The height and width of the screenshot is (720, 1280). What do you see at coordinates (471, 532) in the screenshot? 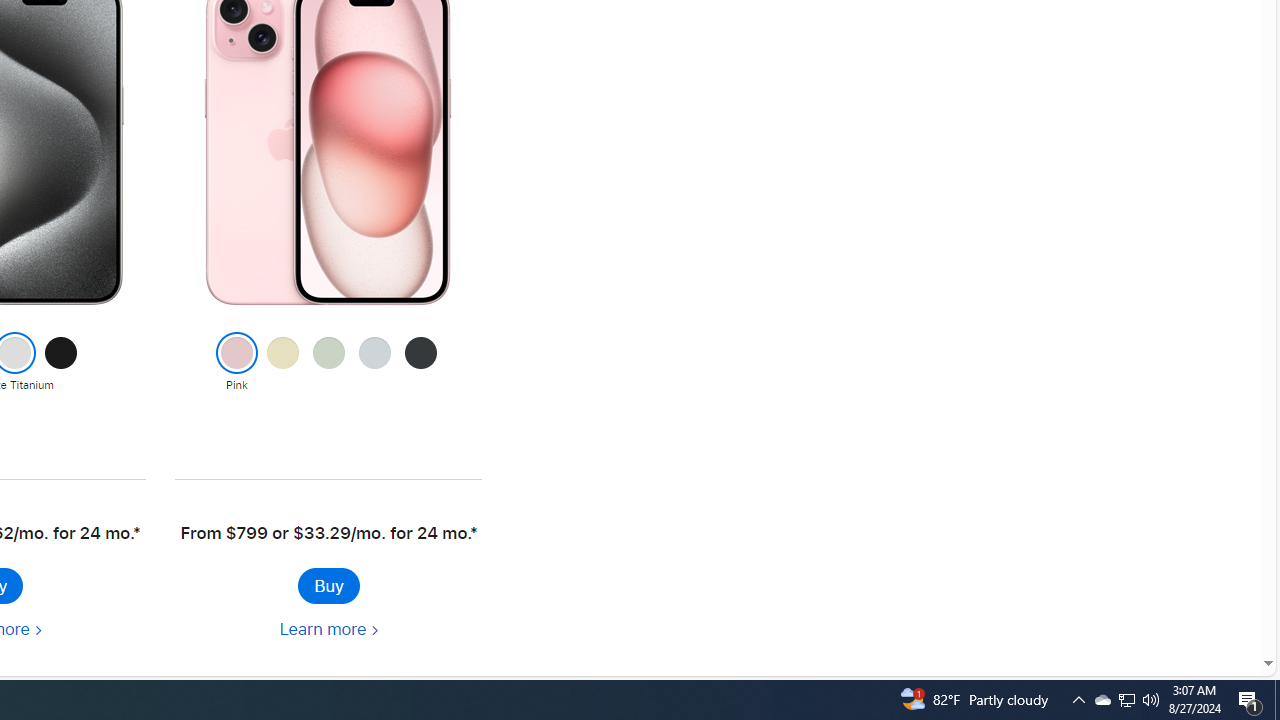
I see `'Footnote * symbol'` at bounding box center [471, 532].